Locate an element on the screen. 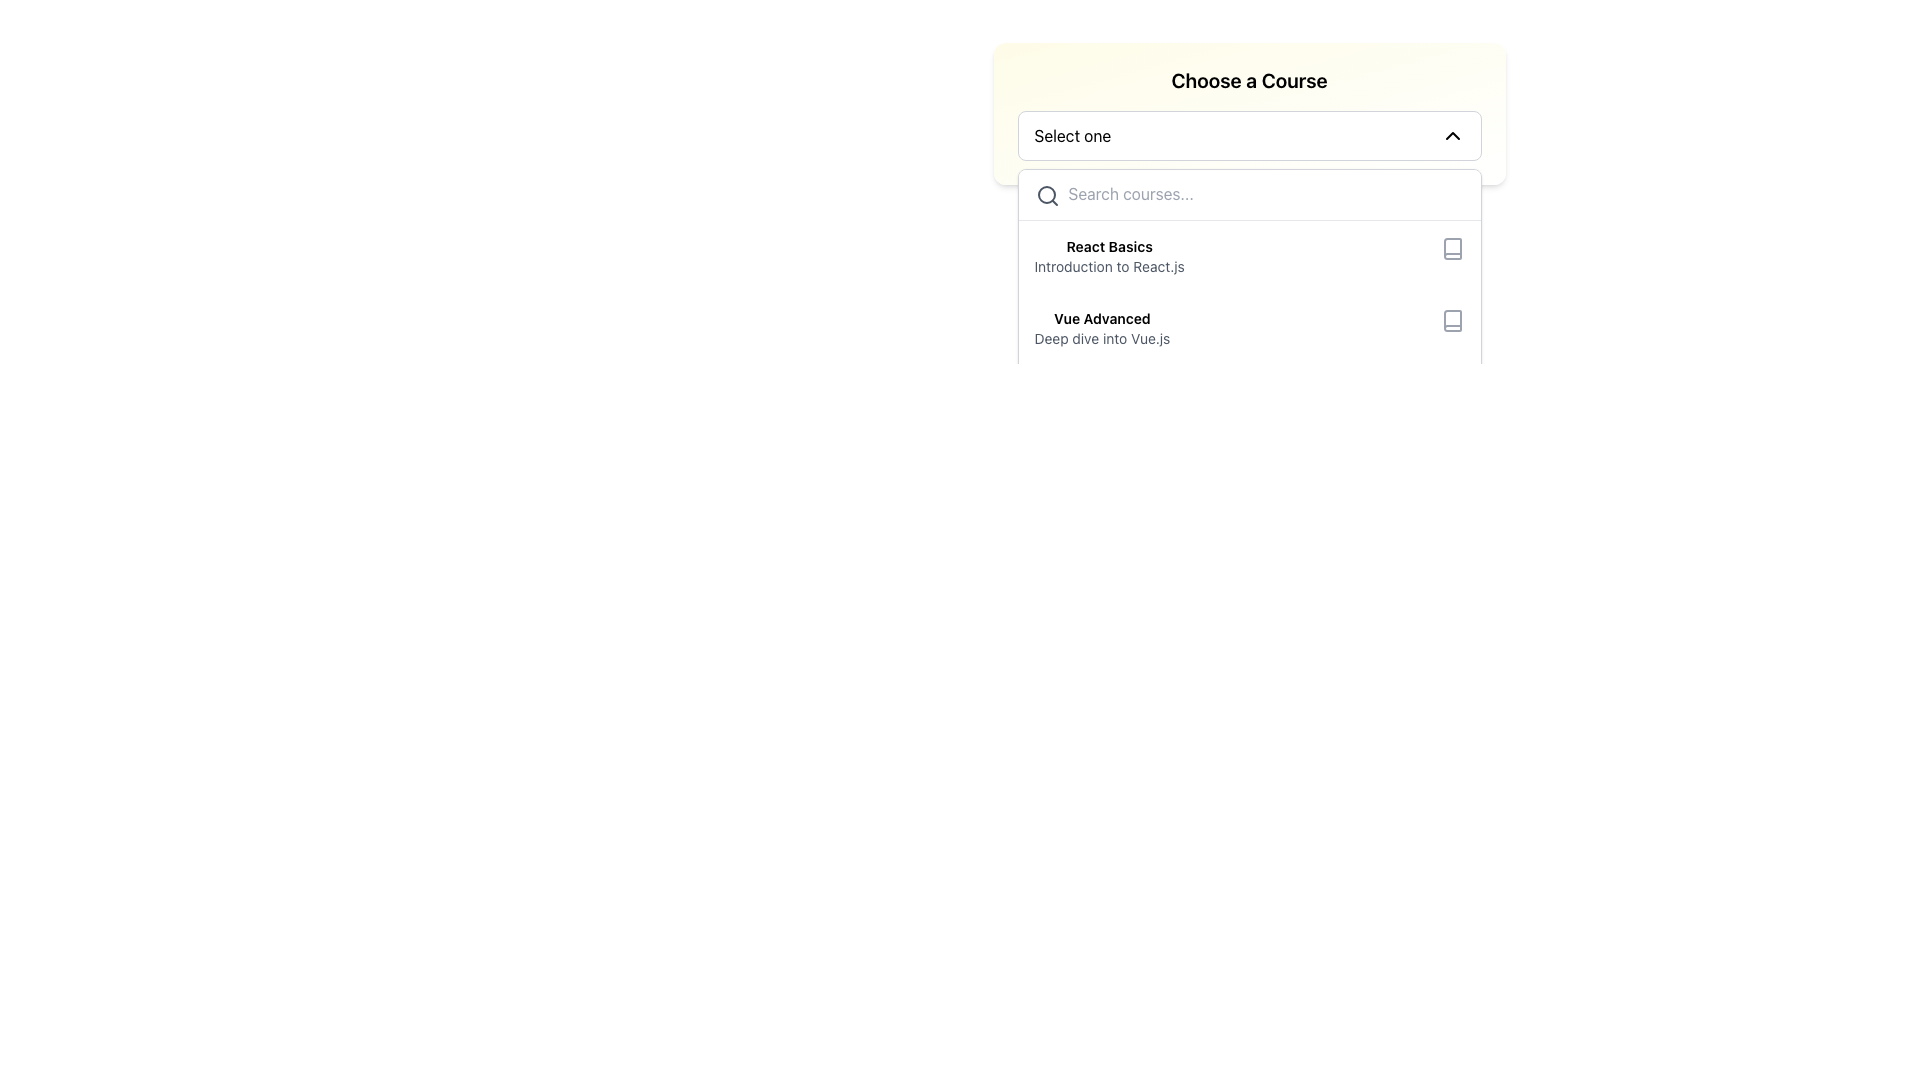 The height and width of the screenshot is (1080, 1920). the circular part of the magnifying glass icon located in the top-left corner of the autocomplete dropdown menu, which indicates the search functionality is located at coordinates (1046, 194).